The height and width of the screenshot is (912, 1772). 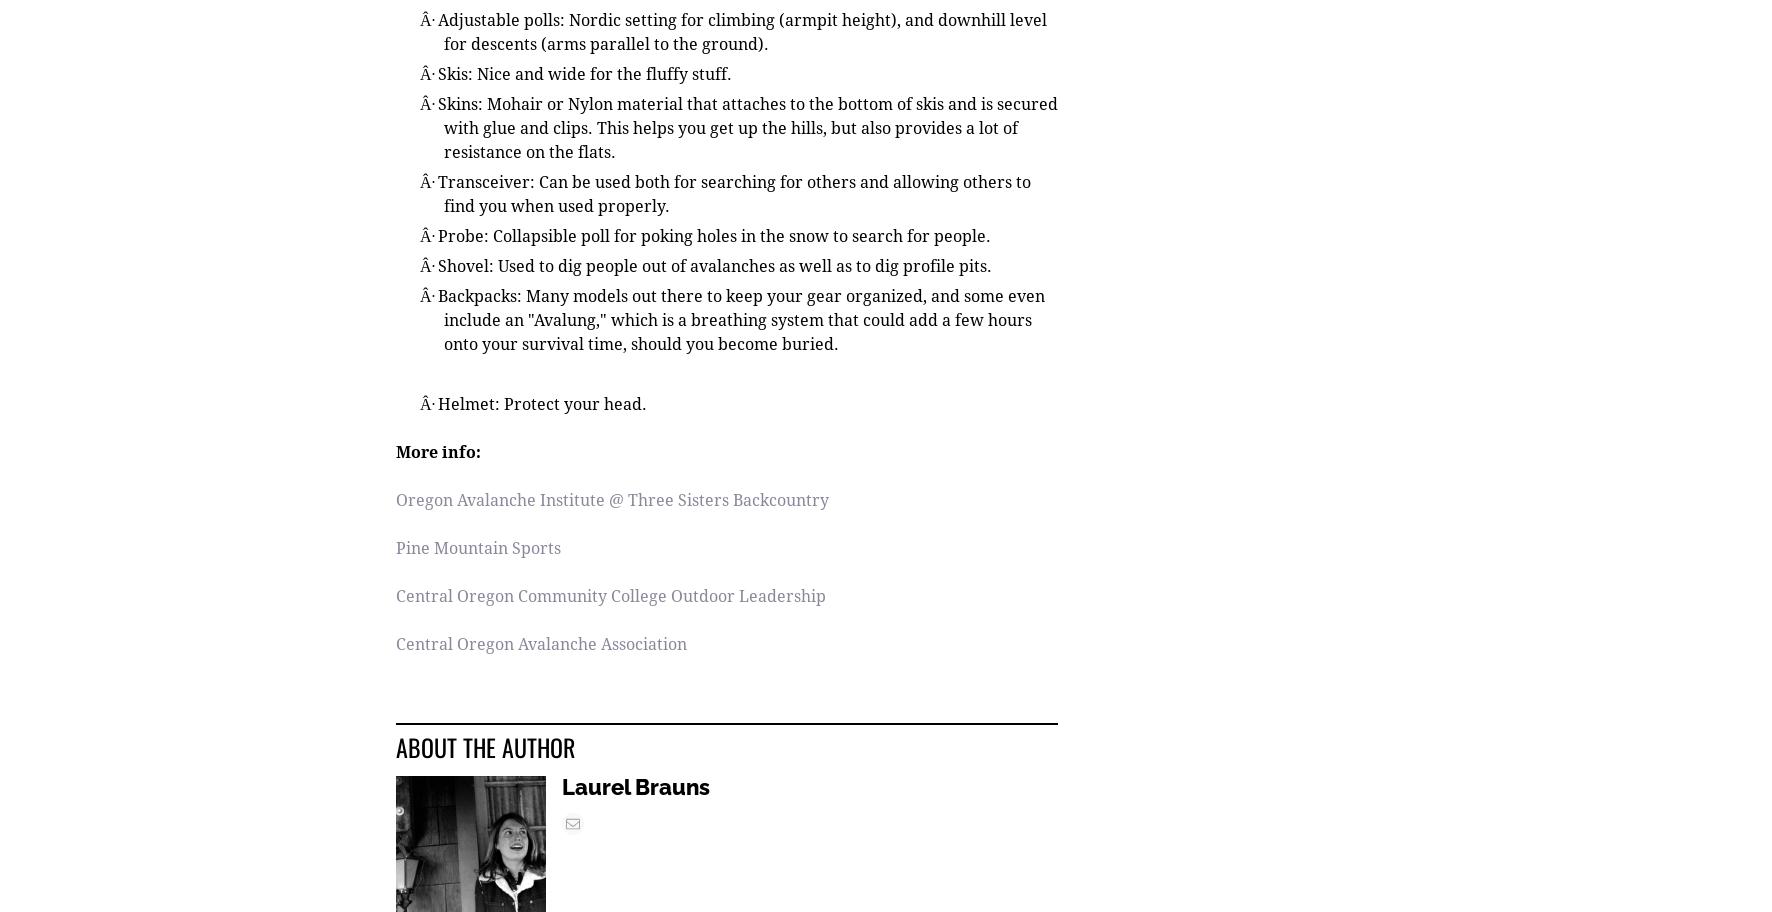 What do you see at coordinates (540, 405) in the screenshot?
I see `'Helmet: Protect your head.'` at bounding box center [540, 405].